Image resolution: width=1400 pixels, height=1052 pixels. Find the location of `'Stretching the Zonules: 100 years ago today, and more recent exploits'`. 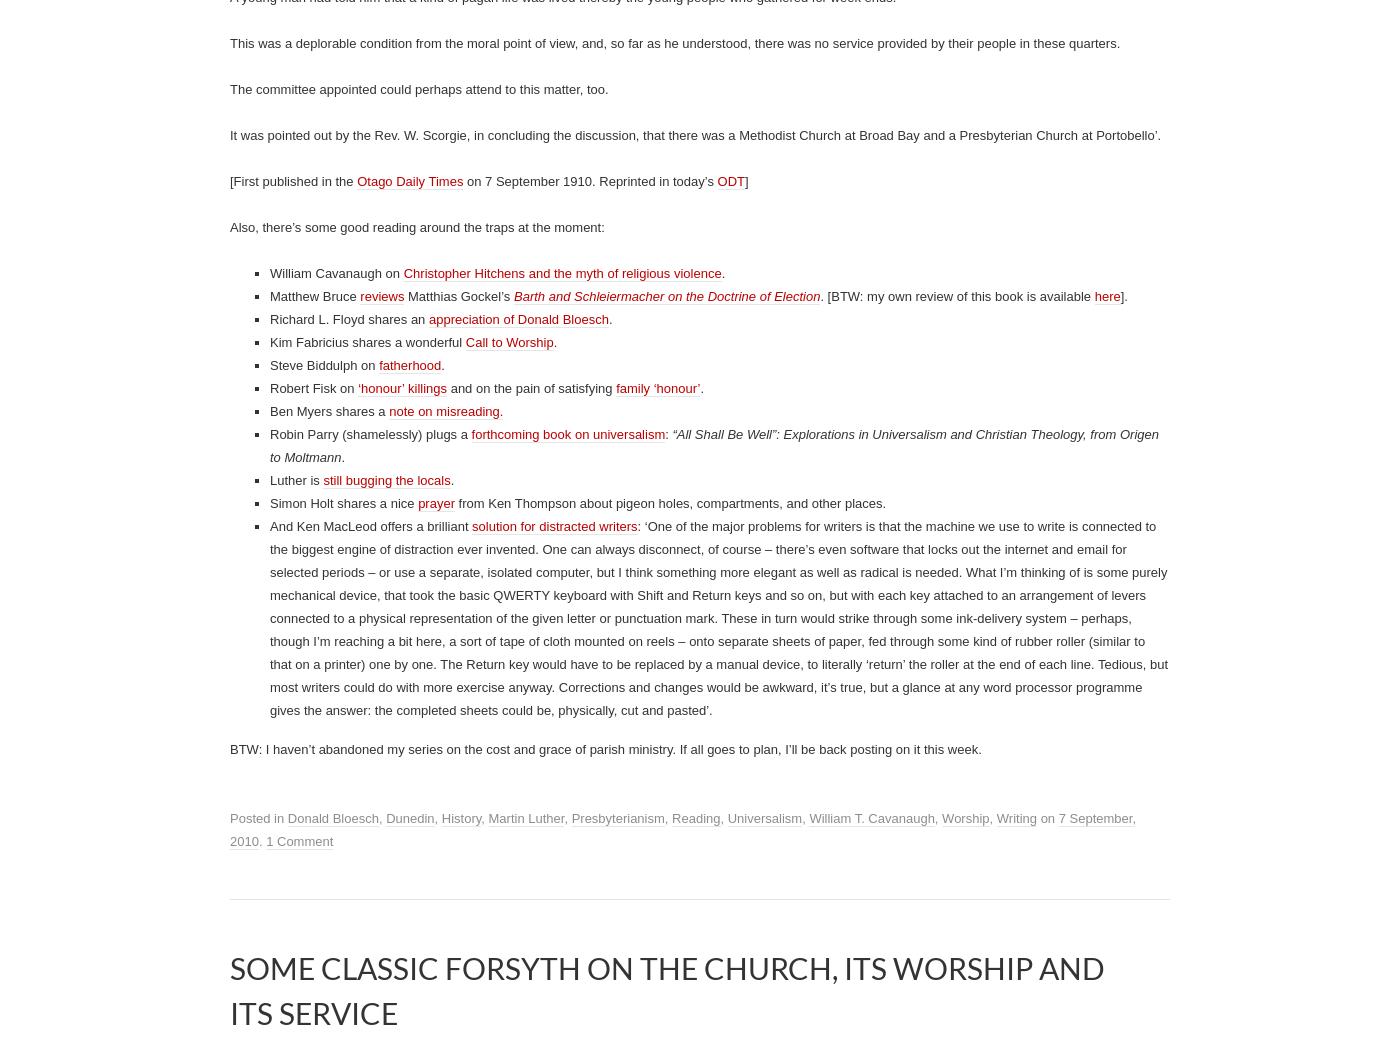

'Stretching the Zonules: 100 years ago today, and more recent exploits' is located at coordinates (679, 357).